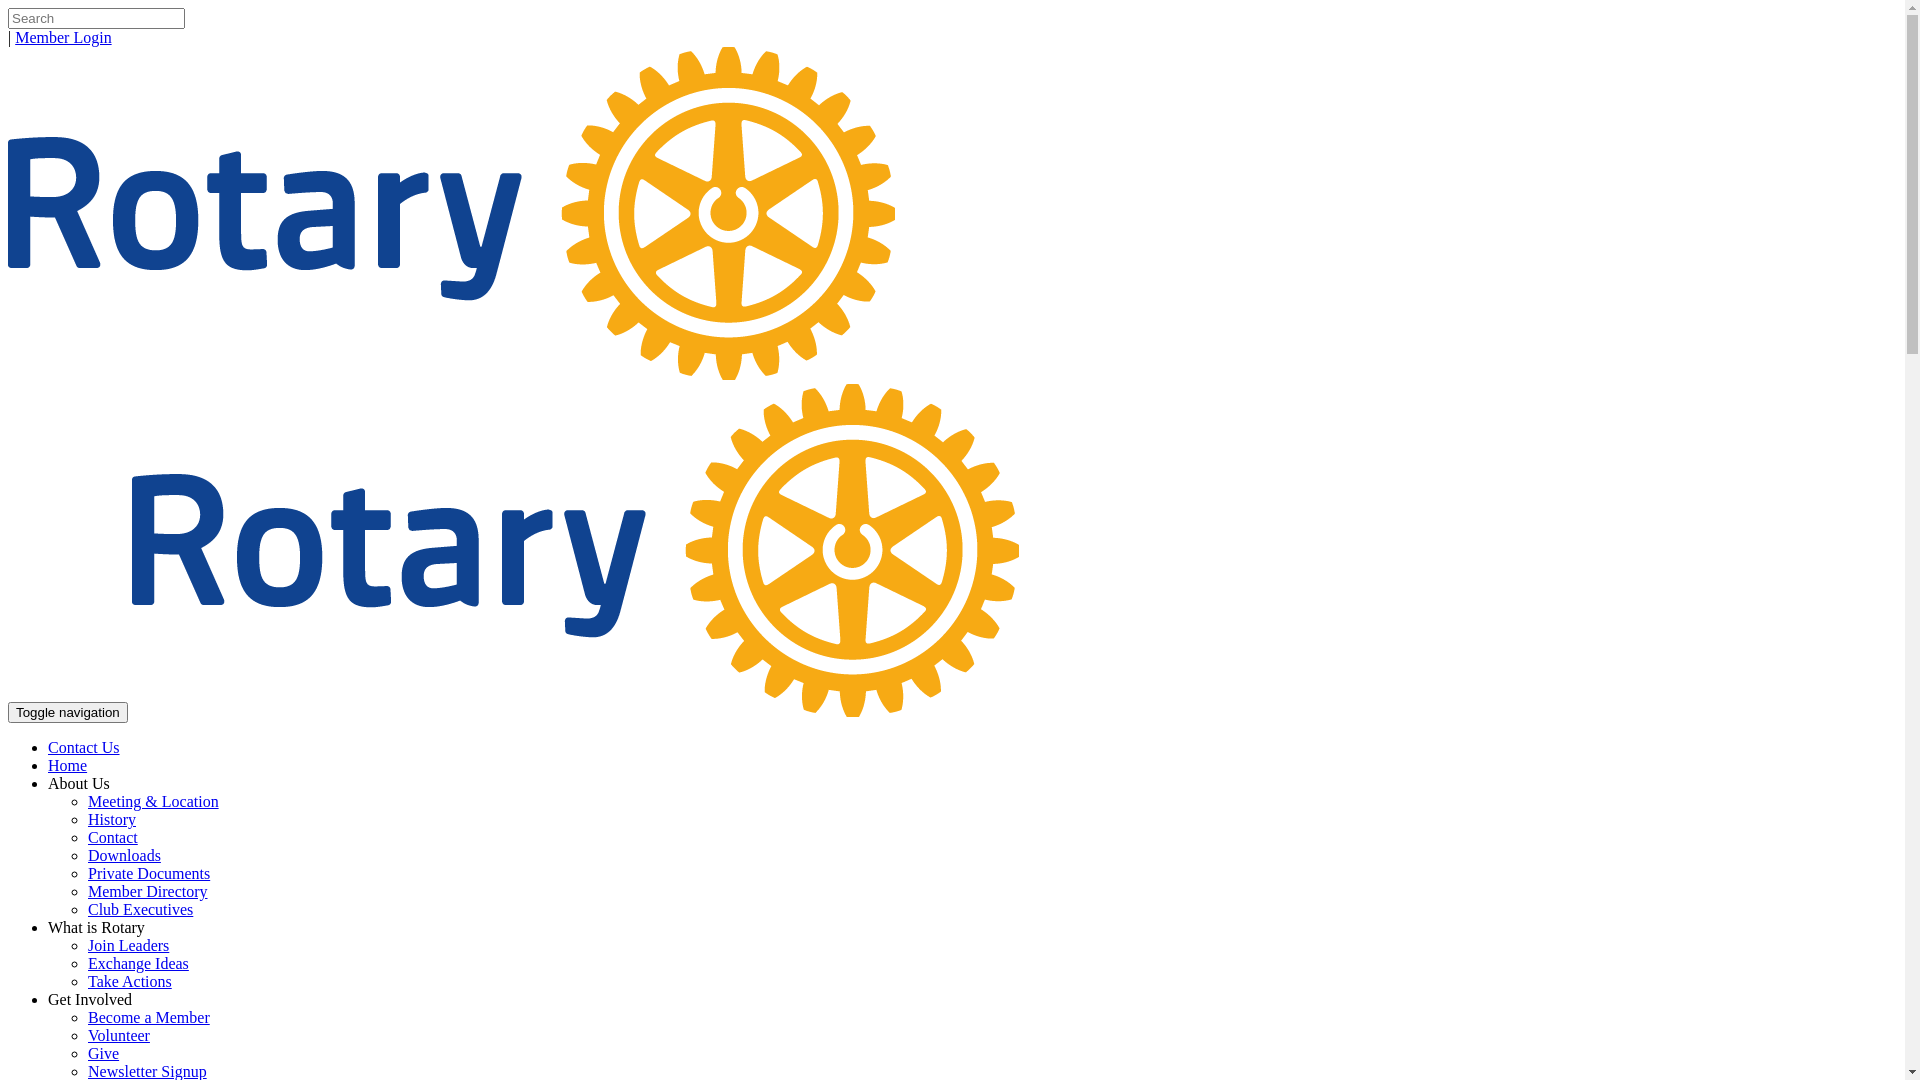 The height and width of the screenshot is (1080, 1920). Describe the element at coordinates (123, 855) in the screenshot. I see `'Downloads'` at that location.